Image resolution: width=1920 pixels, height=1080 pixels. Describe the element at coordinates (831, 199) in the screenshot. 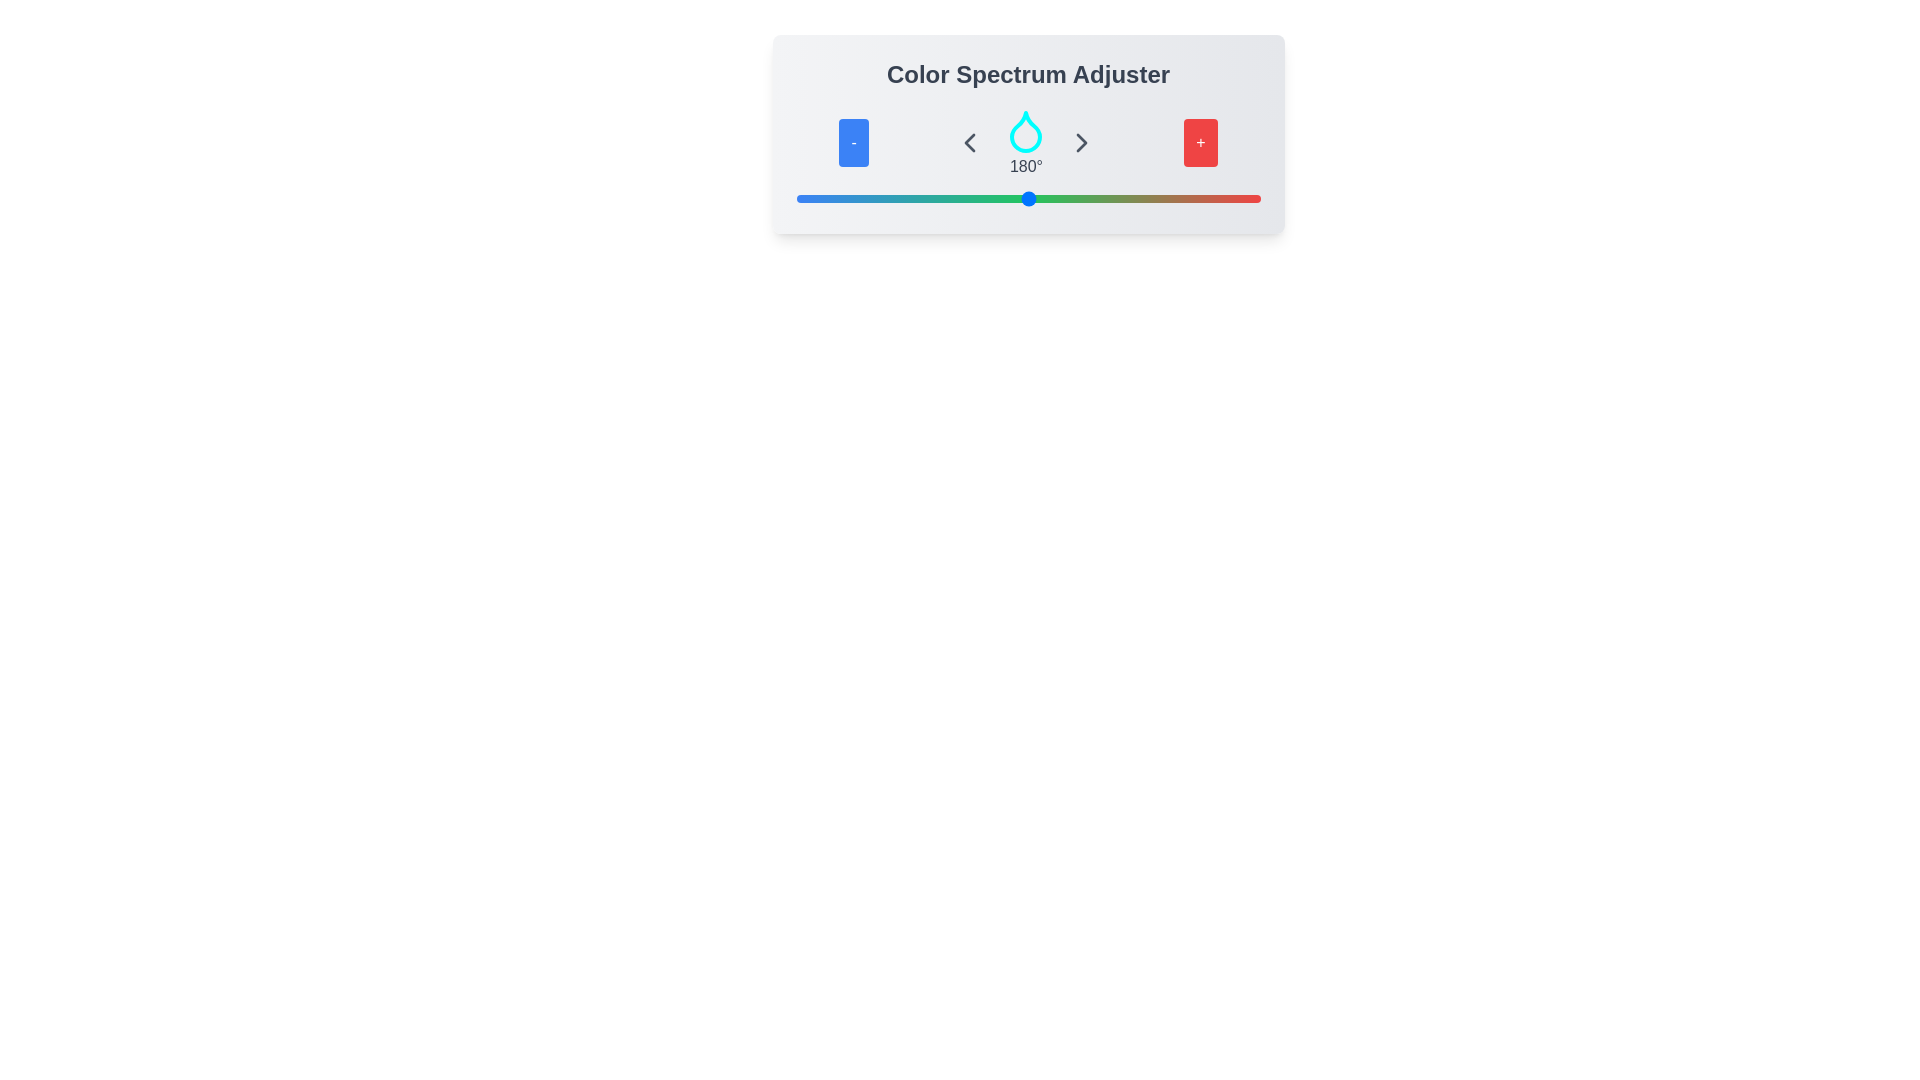

I see `the slider to set the color value to 27` at that location.